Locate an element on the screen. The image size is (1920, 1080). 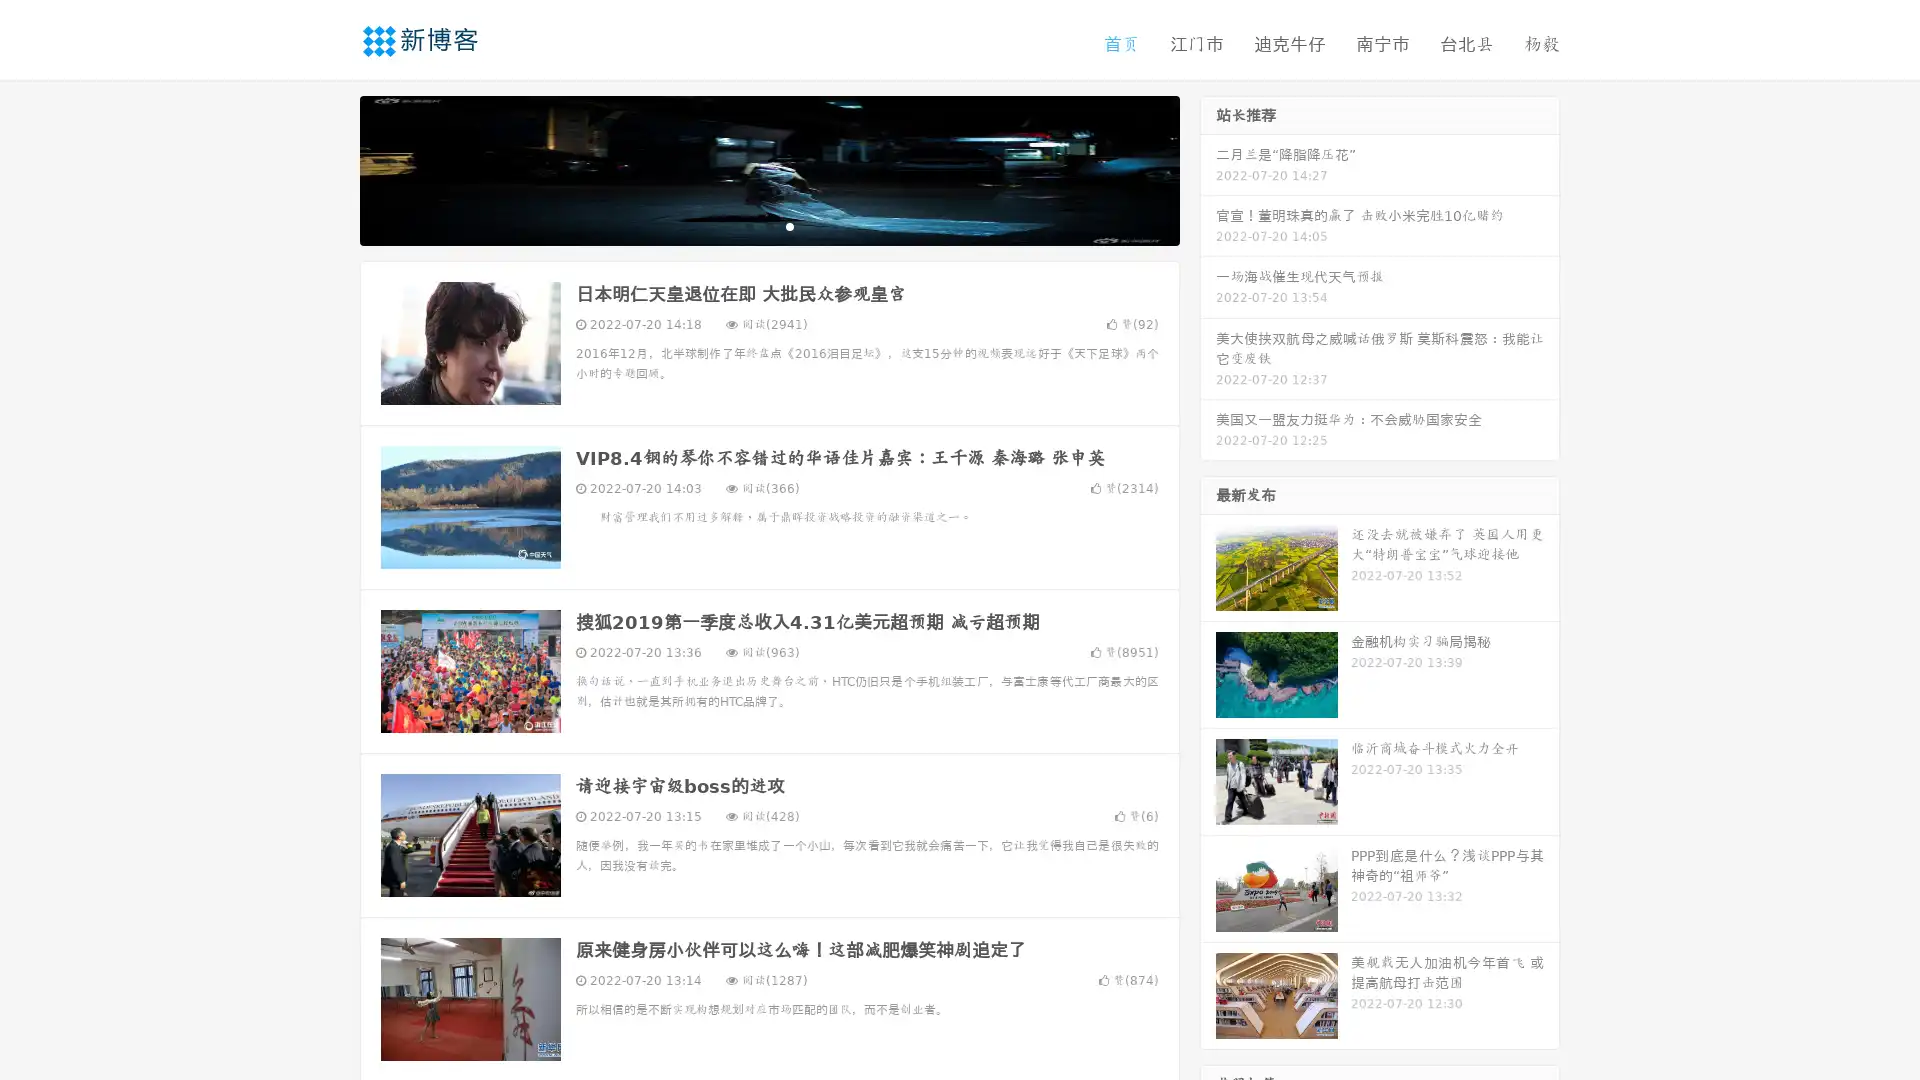
Go to slide 1 is located at coordinates (748, 225).